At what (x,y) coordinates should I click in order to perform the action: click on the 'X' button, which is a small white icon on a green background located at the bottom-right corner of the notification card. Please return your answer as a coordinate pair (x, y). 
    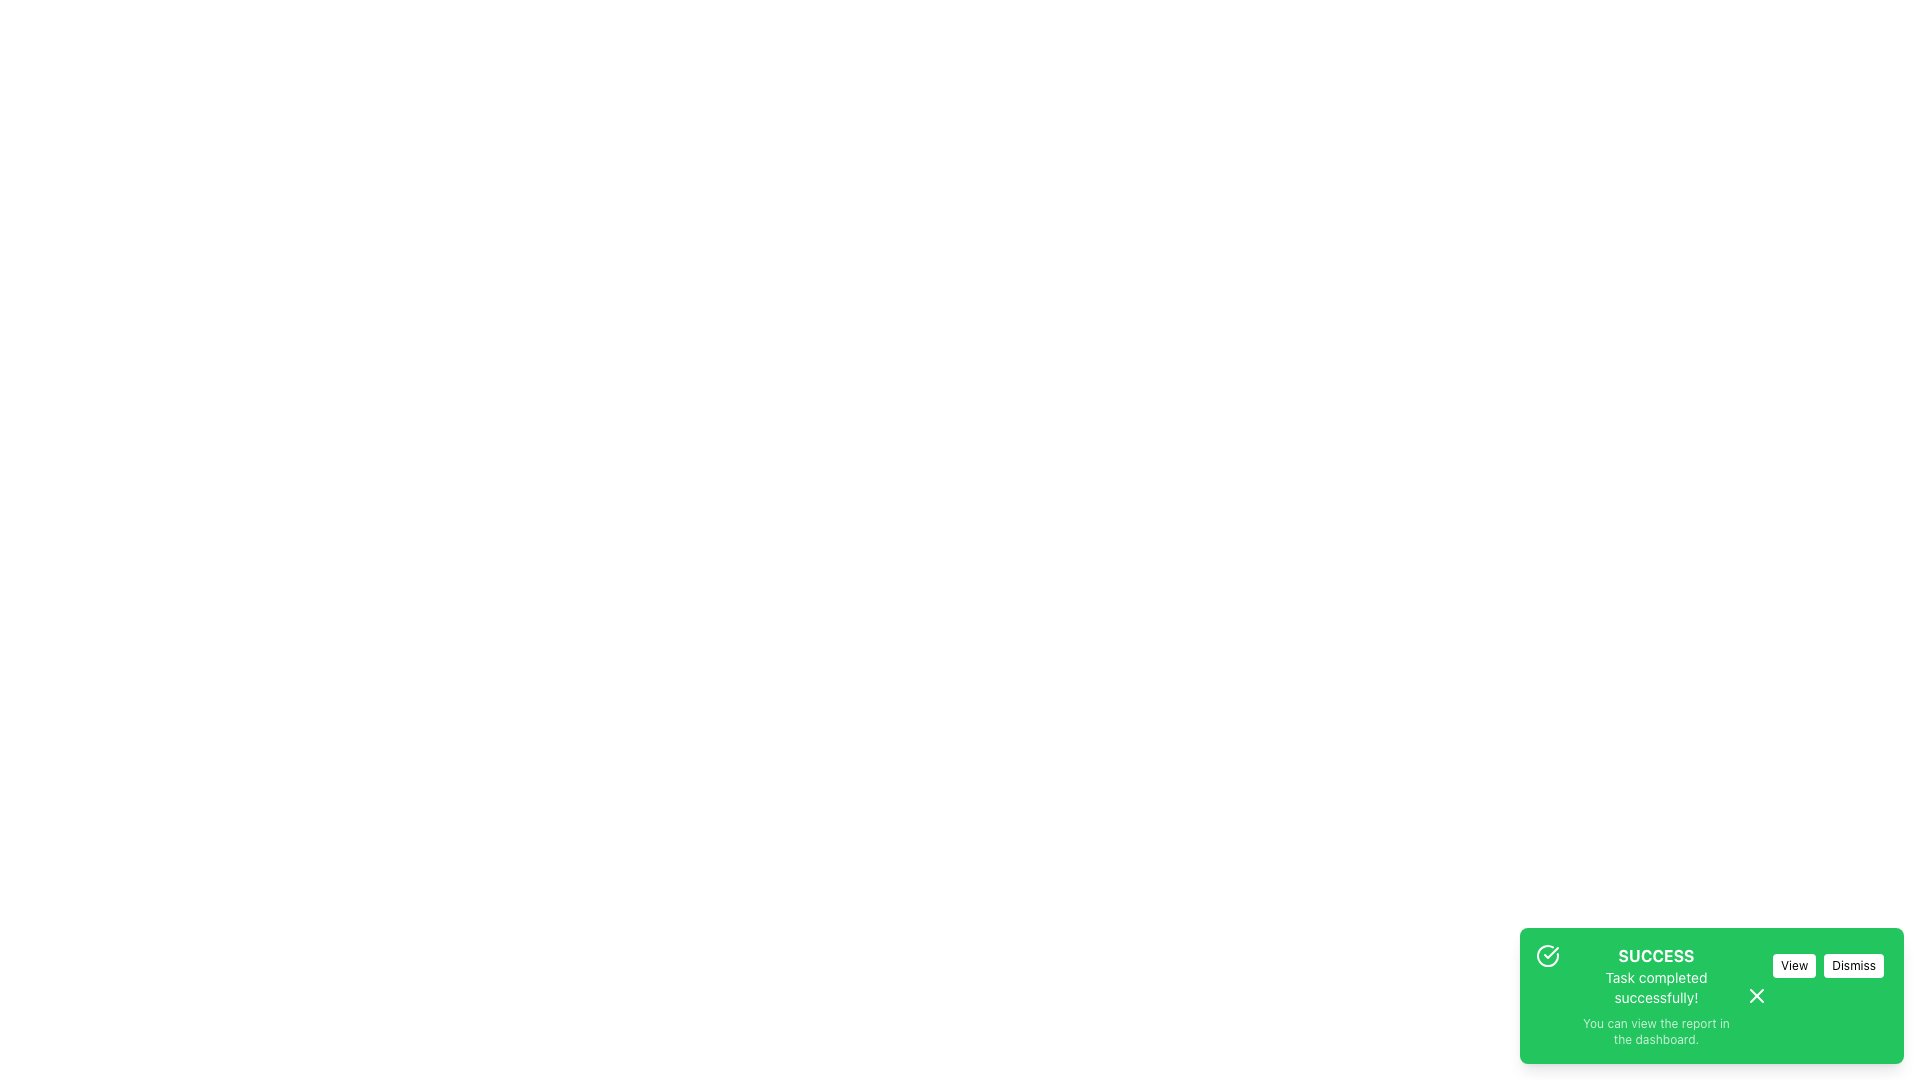
    Looking at the image, I should click on (1755, 995).